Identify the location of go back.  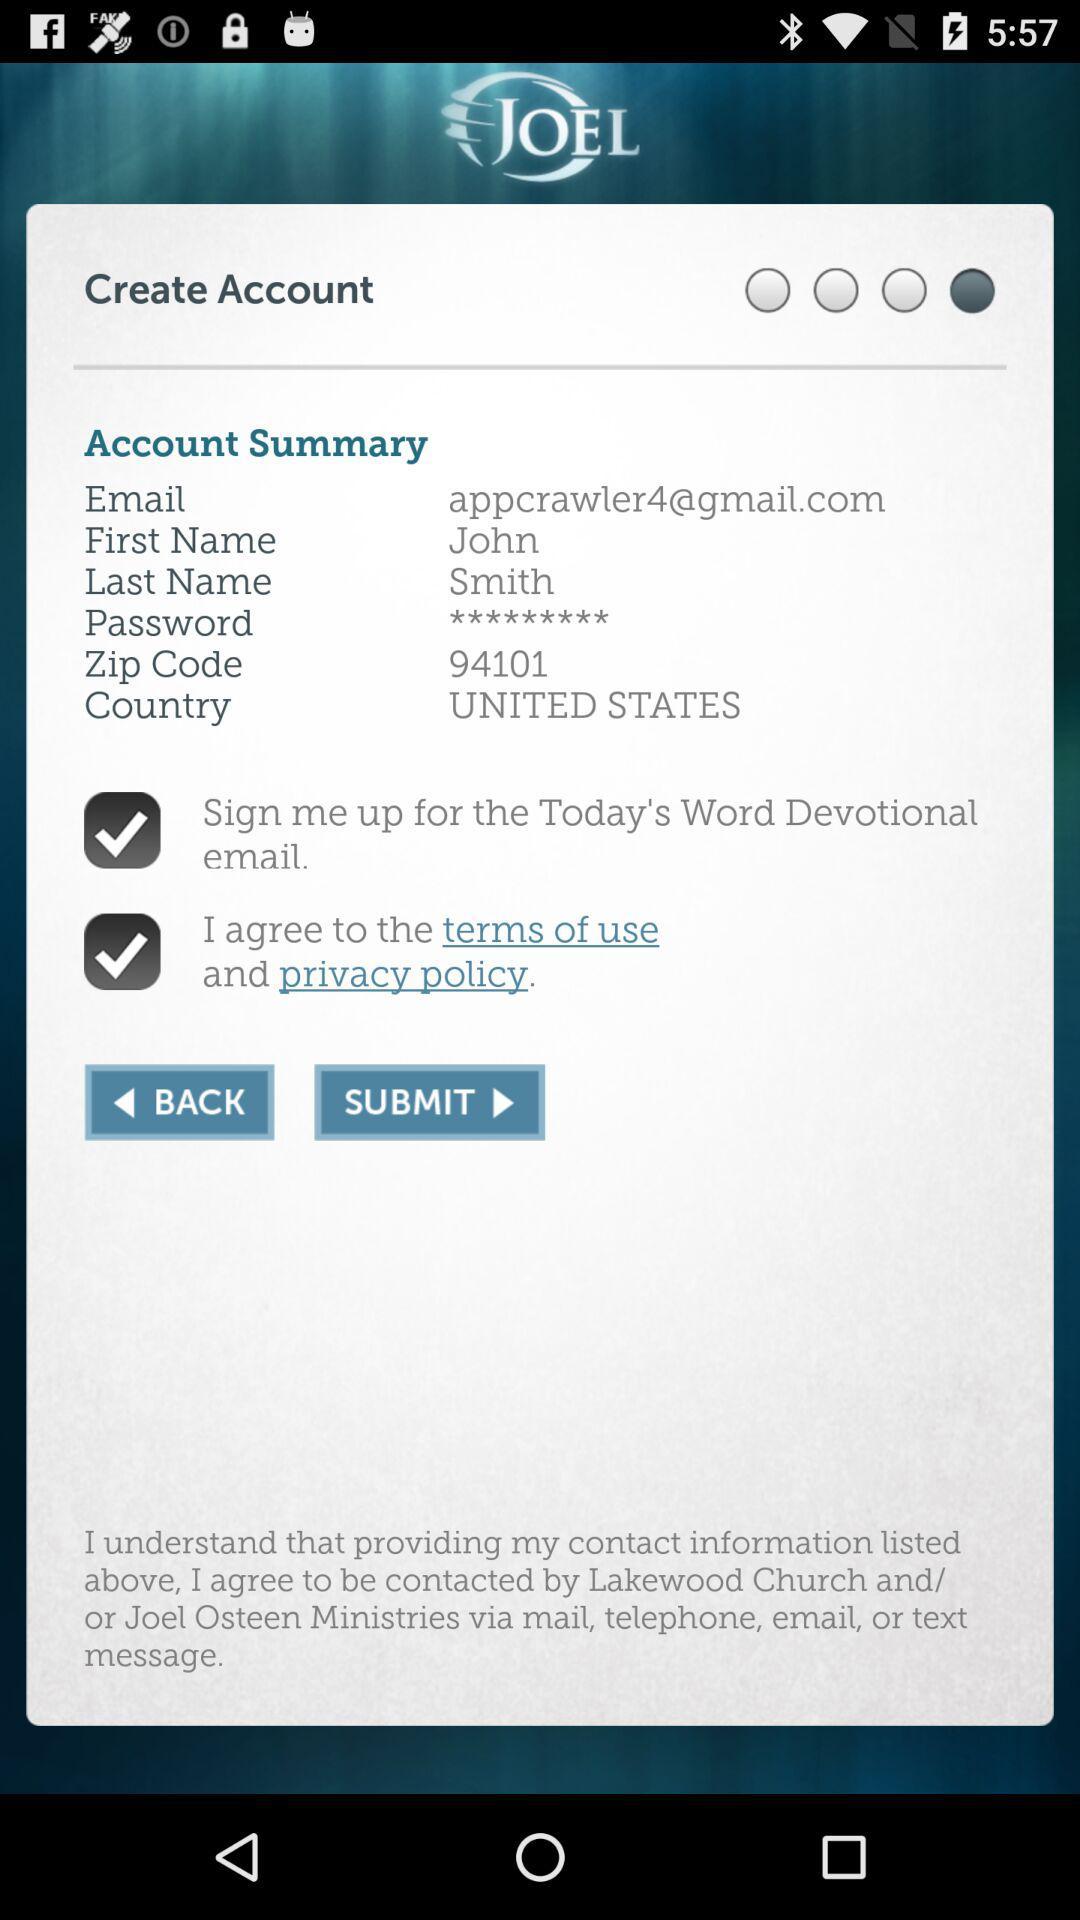
(178, 1101).